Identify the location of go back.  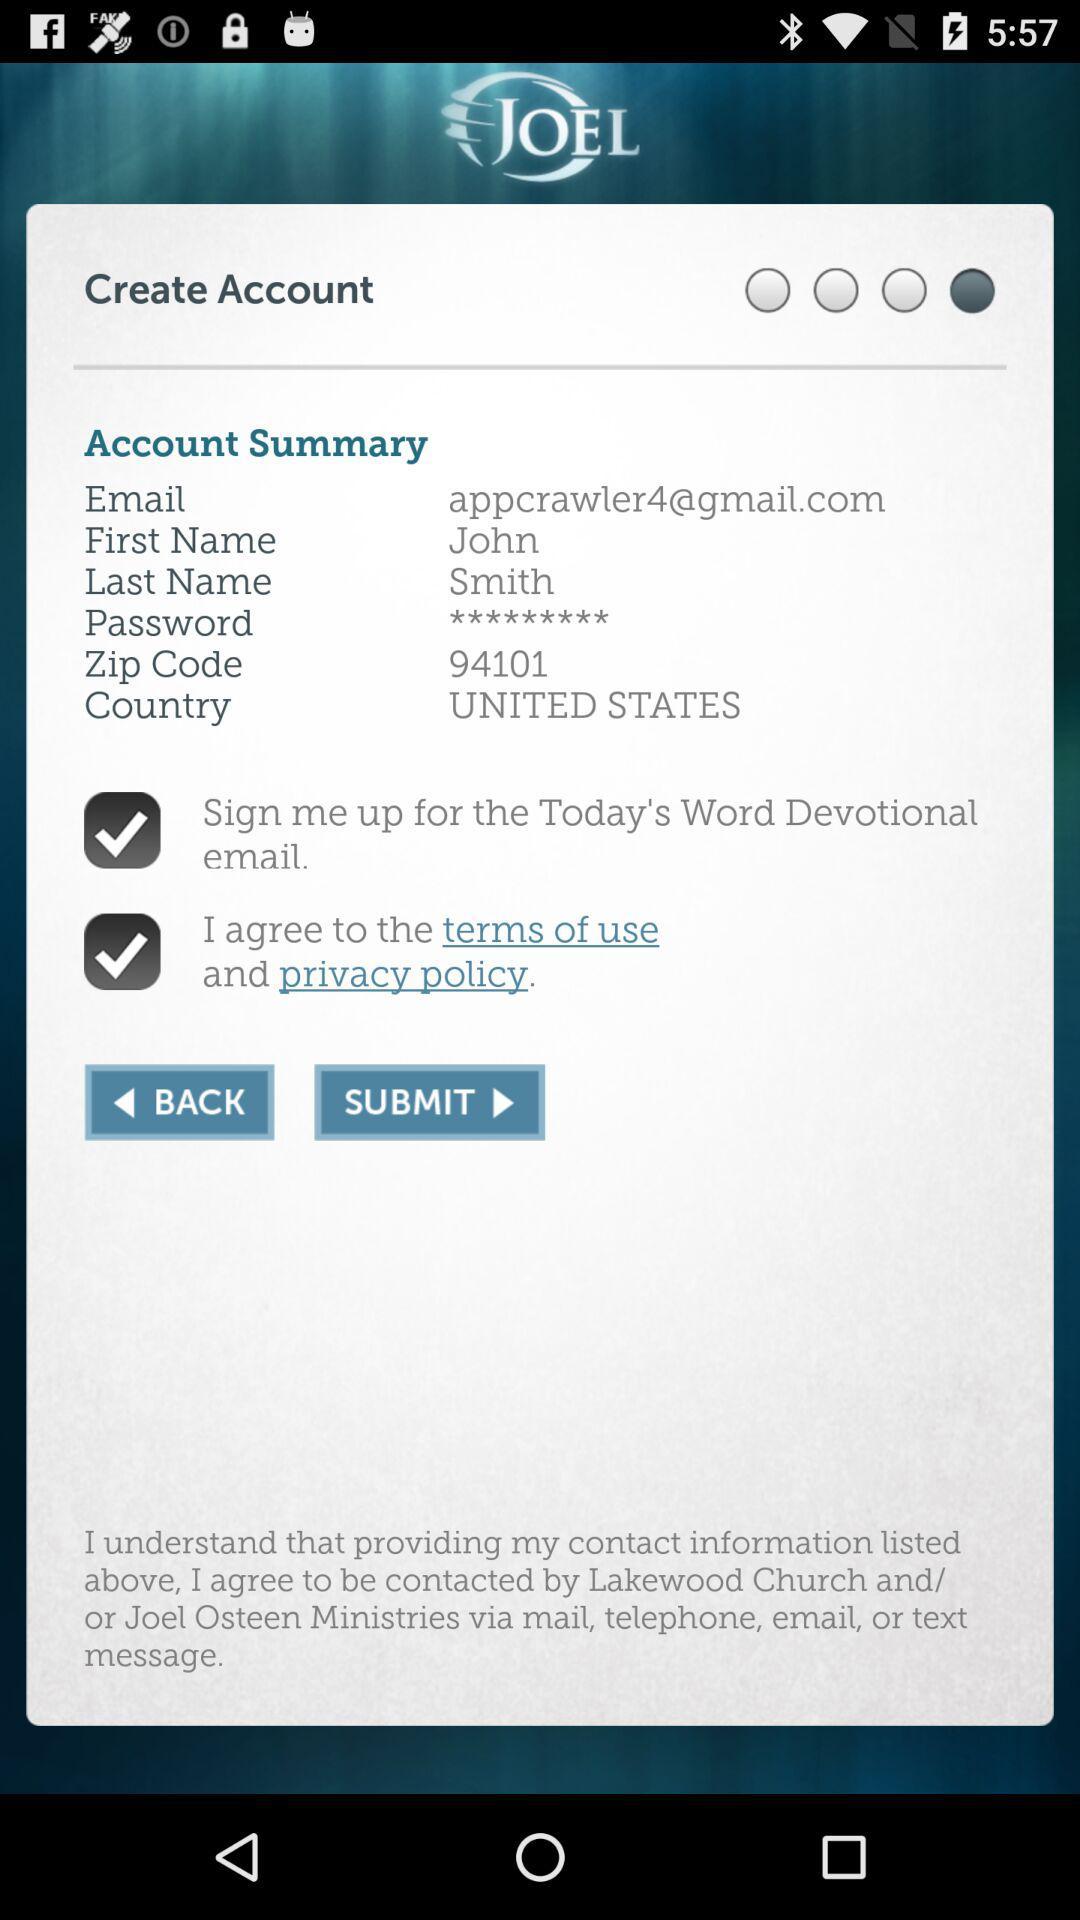
(178, 1101).